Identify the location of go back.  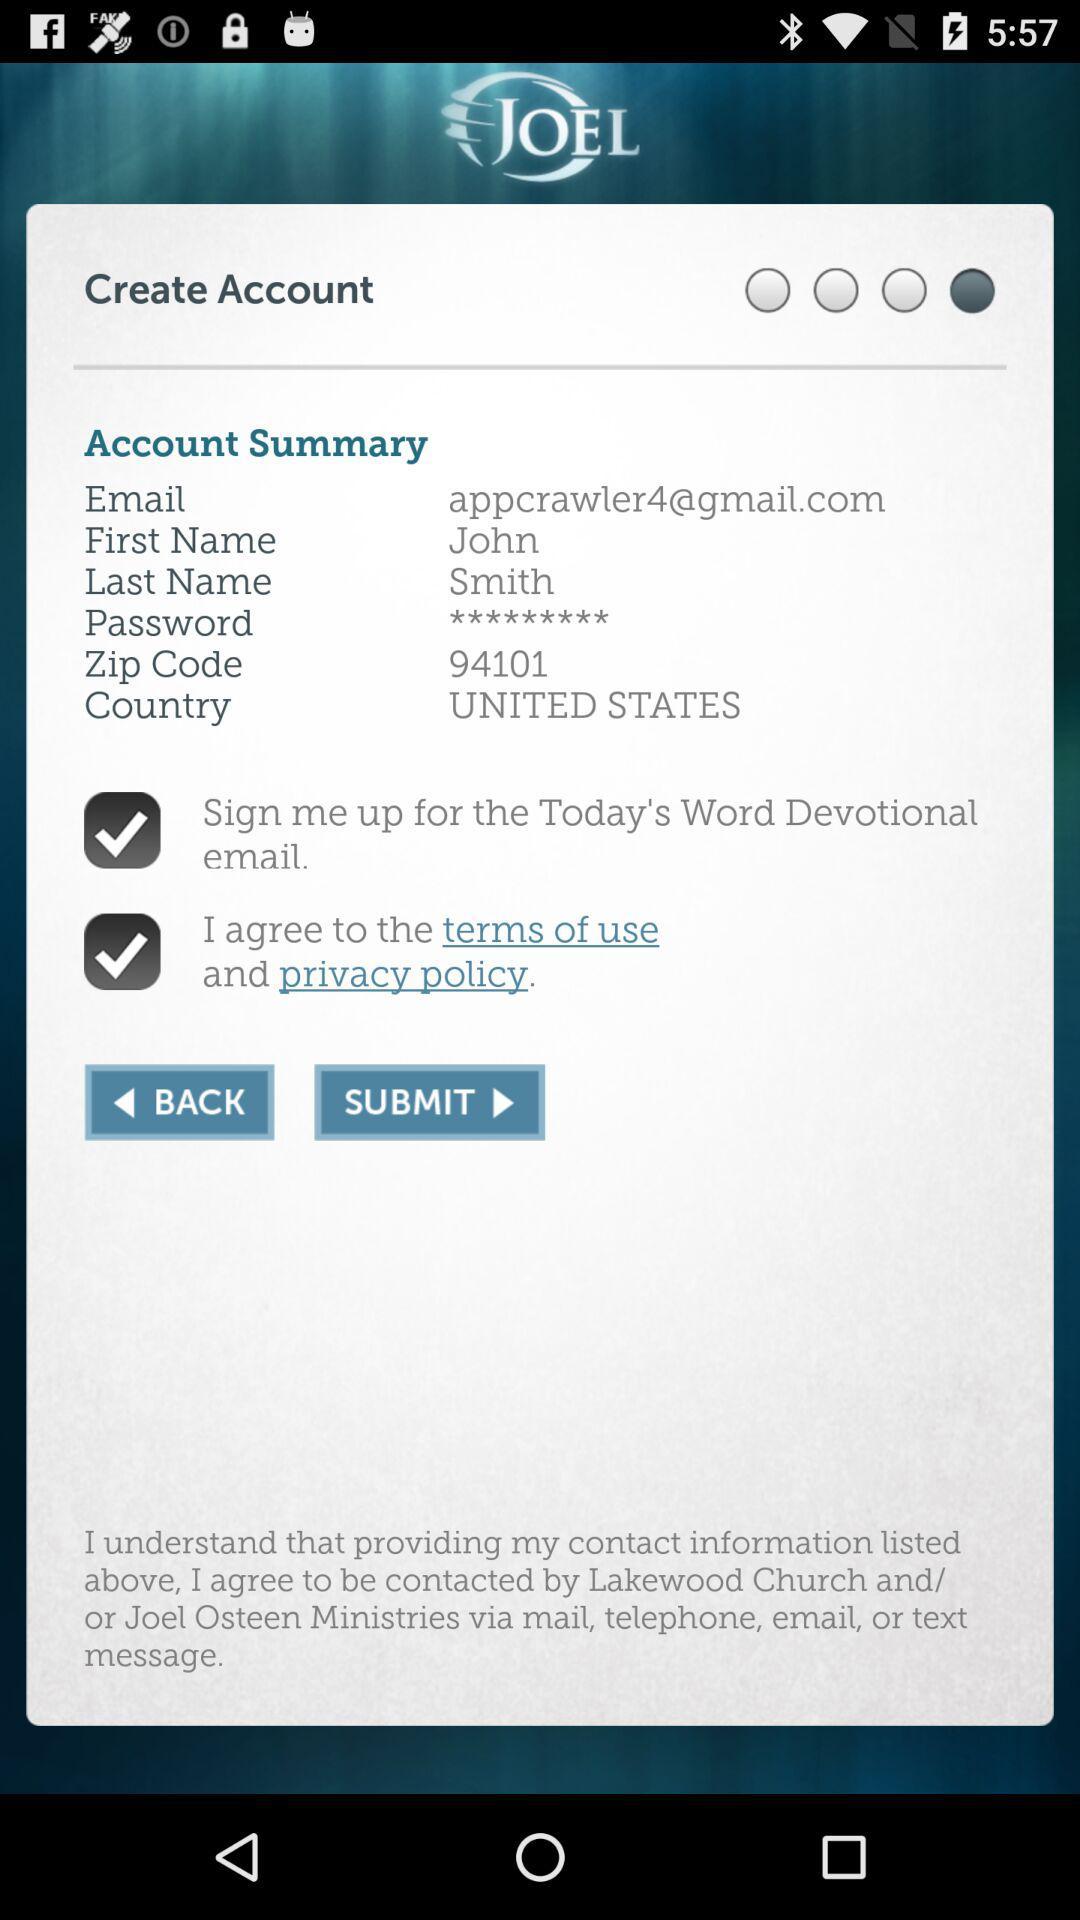
(178, 1101).